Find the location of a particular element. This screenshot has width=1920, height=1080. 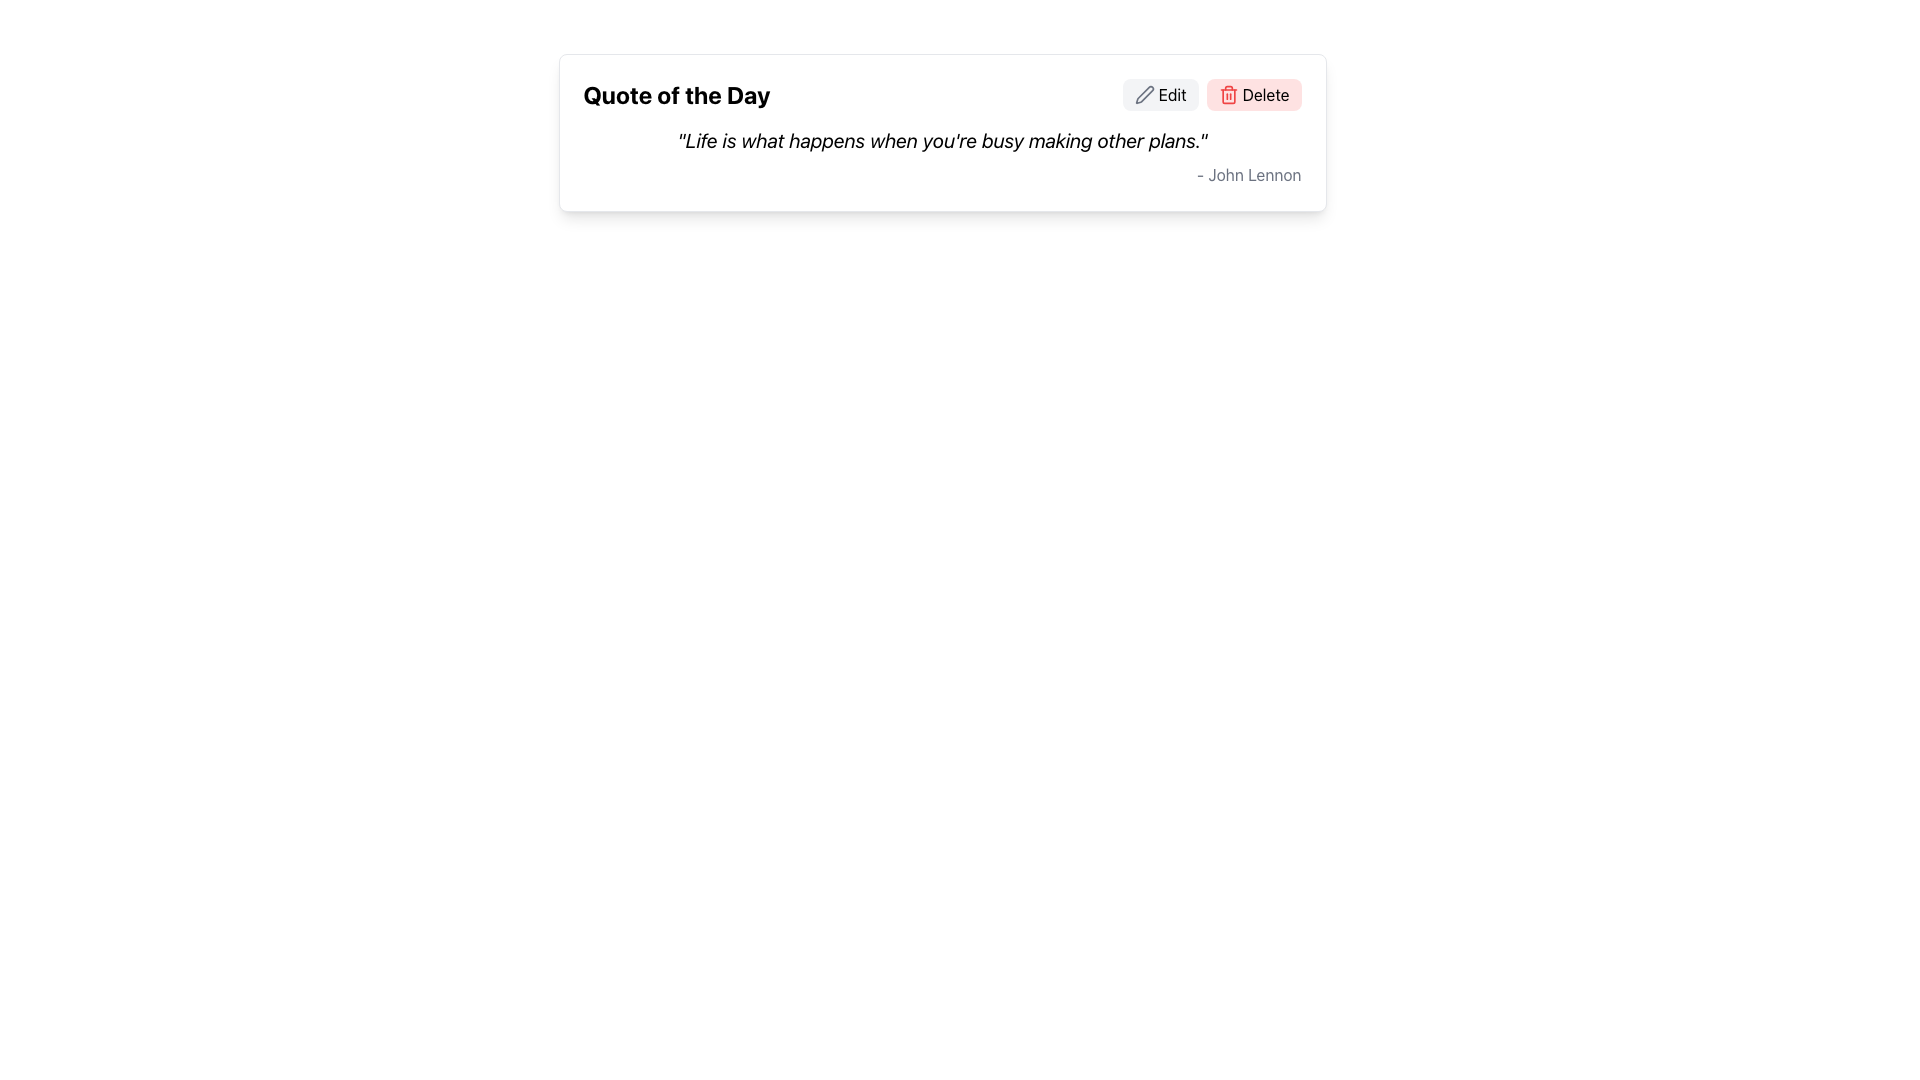

the 'Delete' button, which has a red background, displays the text 'Delete' with a trash icon, and shows a hover effect when the mouse is over it is located at coordinates (1252, 95).